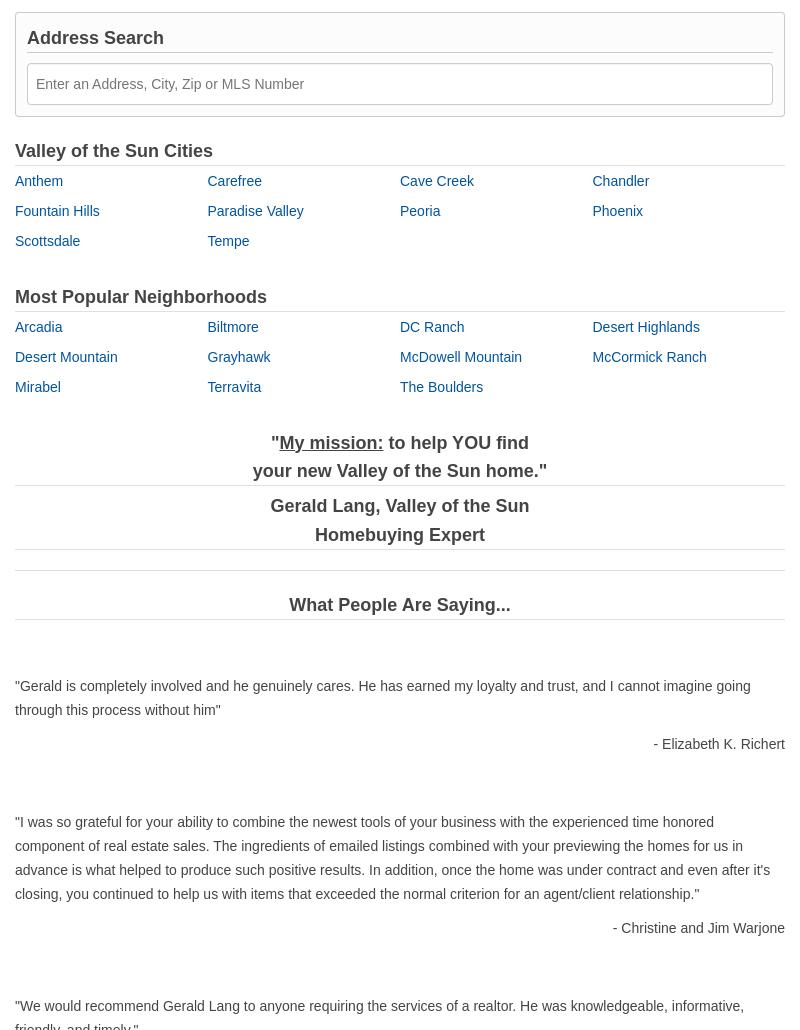  I want to click on 'DC Ranch', so click(432, 324).